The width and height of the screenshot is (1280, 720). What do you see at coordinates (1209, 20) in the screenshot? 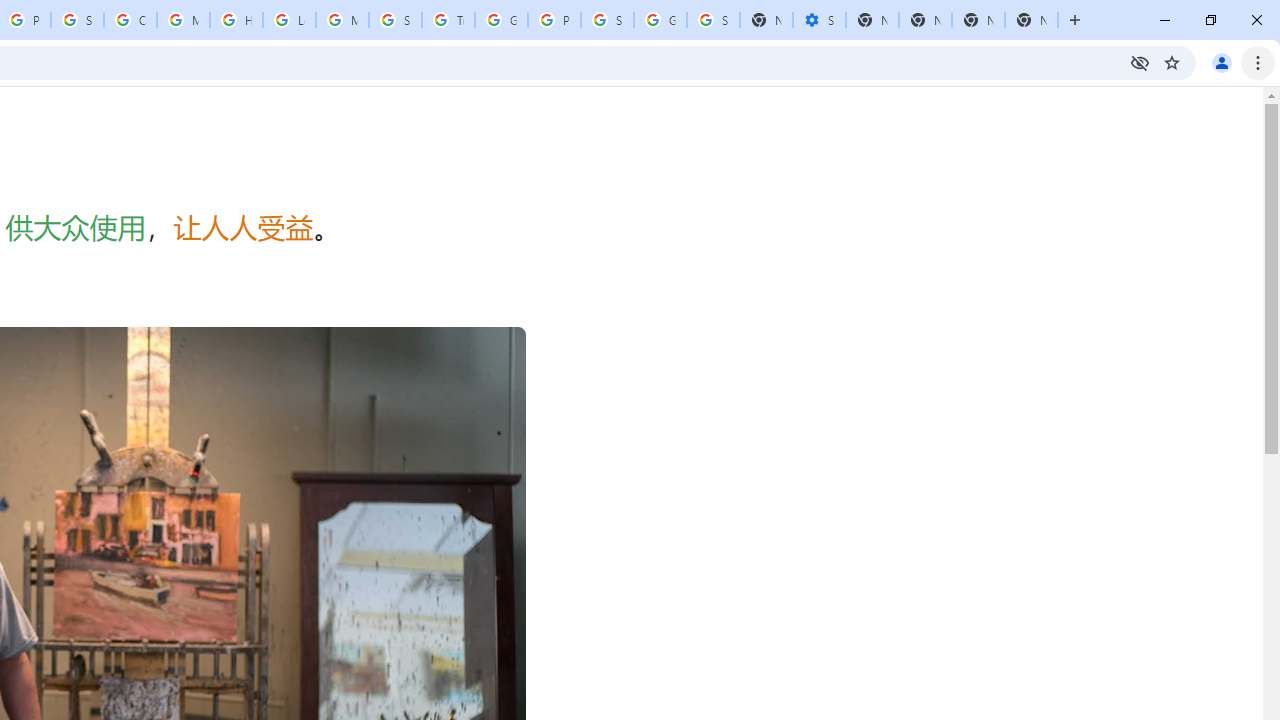
I see `'Restore'` at bounding box center [1209, 20].